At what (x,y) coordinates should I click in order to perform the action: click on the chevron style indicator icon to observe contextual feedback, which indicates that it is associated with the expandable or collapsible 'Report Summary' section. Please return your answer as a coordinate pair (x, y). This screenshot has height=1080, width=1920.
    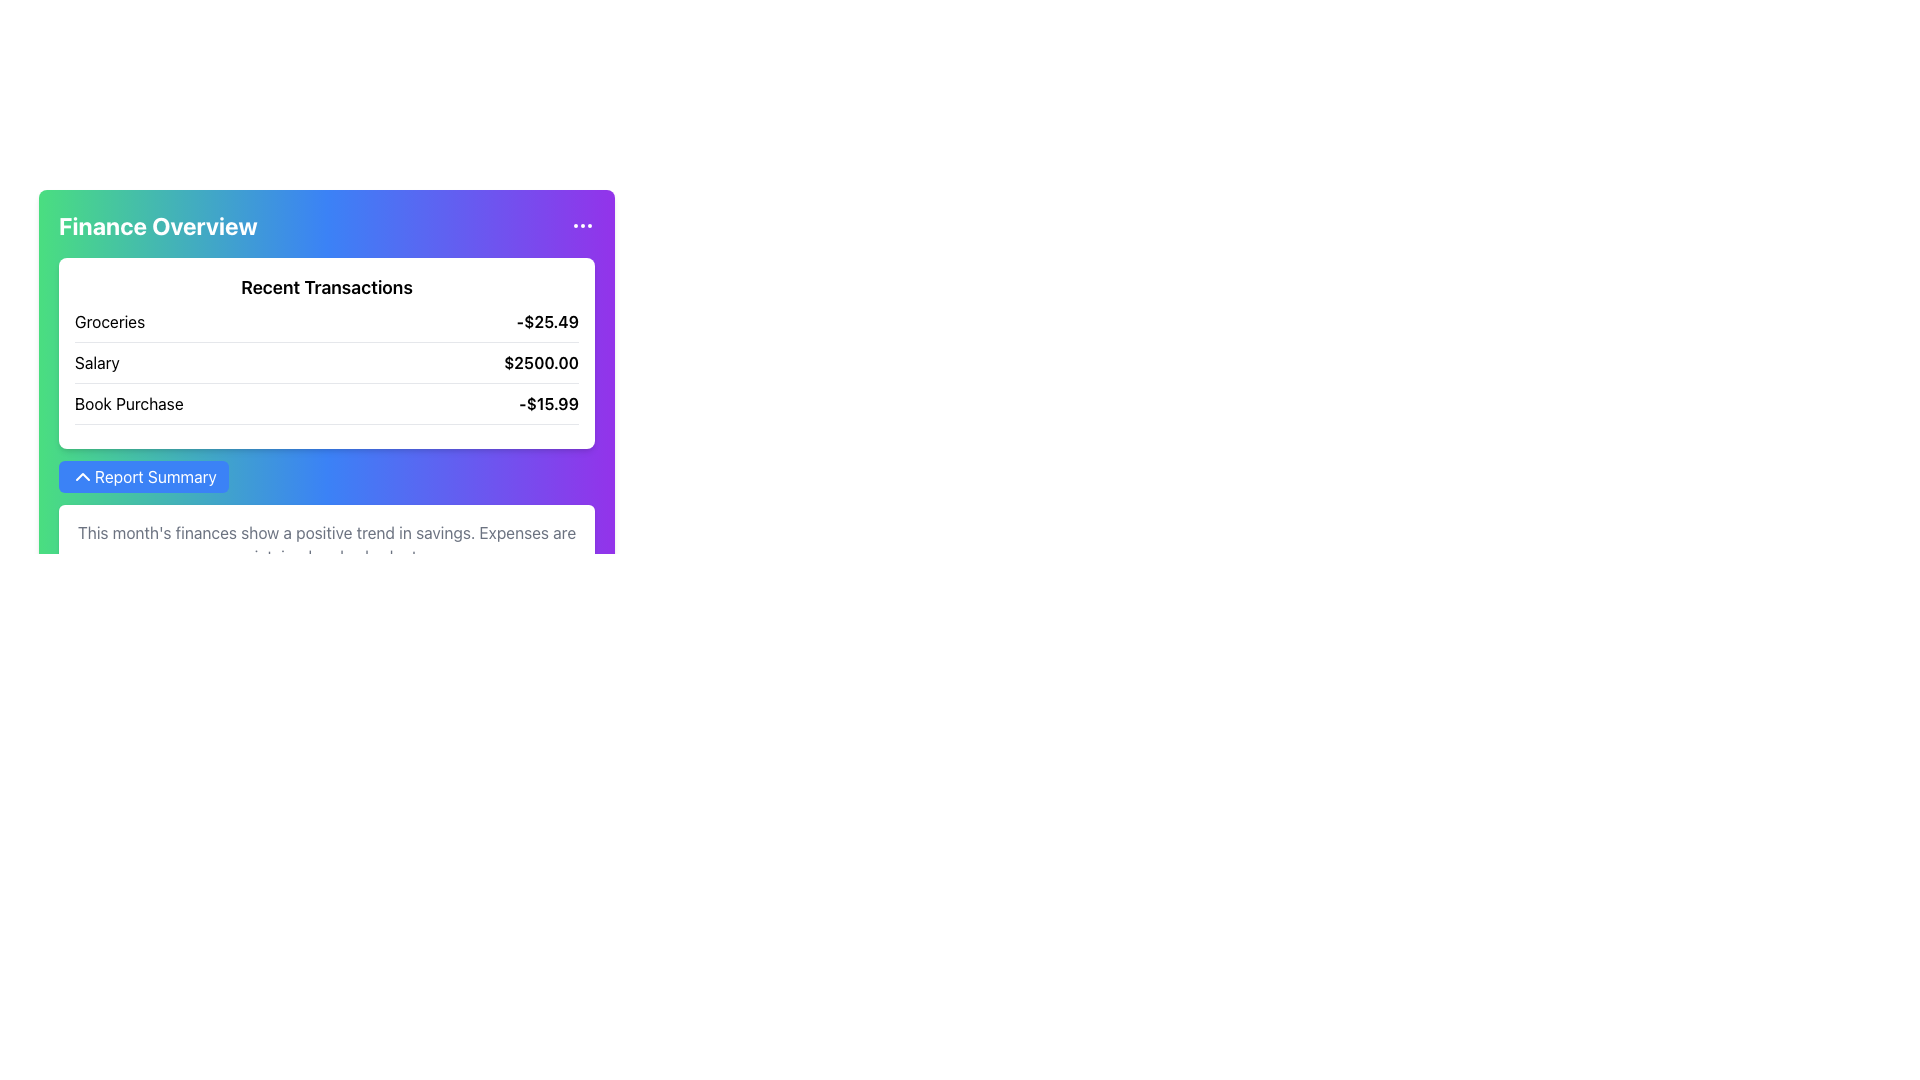
    Looking at the image, I should click on (81, 477).